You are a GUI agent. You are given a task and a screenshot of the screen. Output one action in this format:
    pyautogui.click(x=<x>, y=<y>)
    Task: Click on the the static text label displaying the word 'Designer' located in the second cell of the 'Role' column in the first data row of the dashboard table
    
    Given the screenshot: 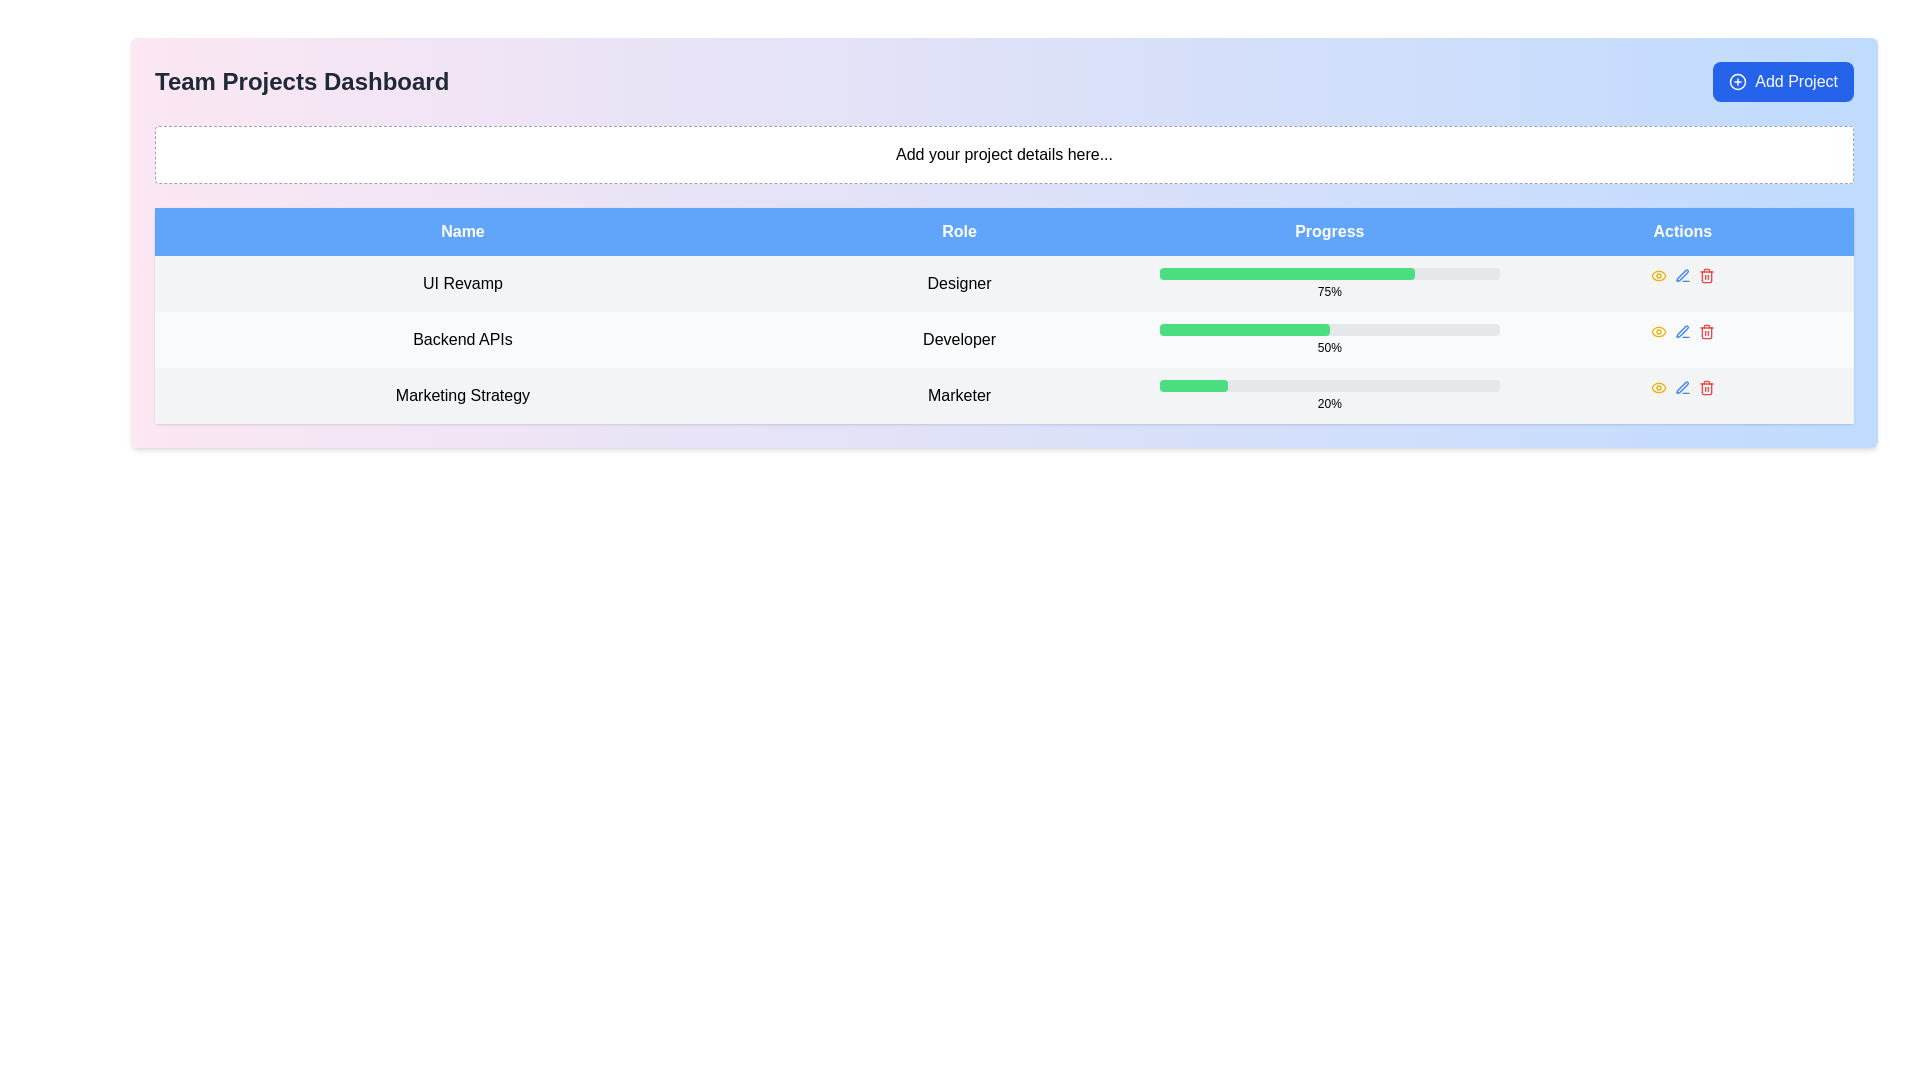 What is the action you would take?
    pyautogui.click(x=958, y=284)
    